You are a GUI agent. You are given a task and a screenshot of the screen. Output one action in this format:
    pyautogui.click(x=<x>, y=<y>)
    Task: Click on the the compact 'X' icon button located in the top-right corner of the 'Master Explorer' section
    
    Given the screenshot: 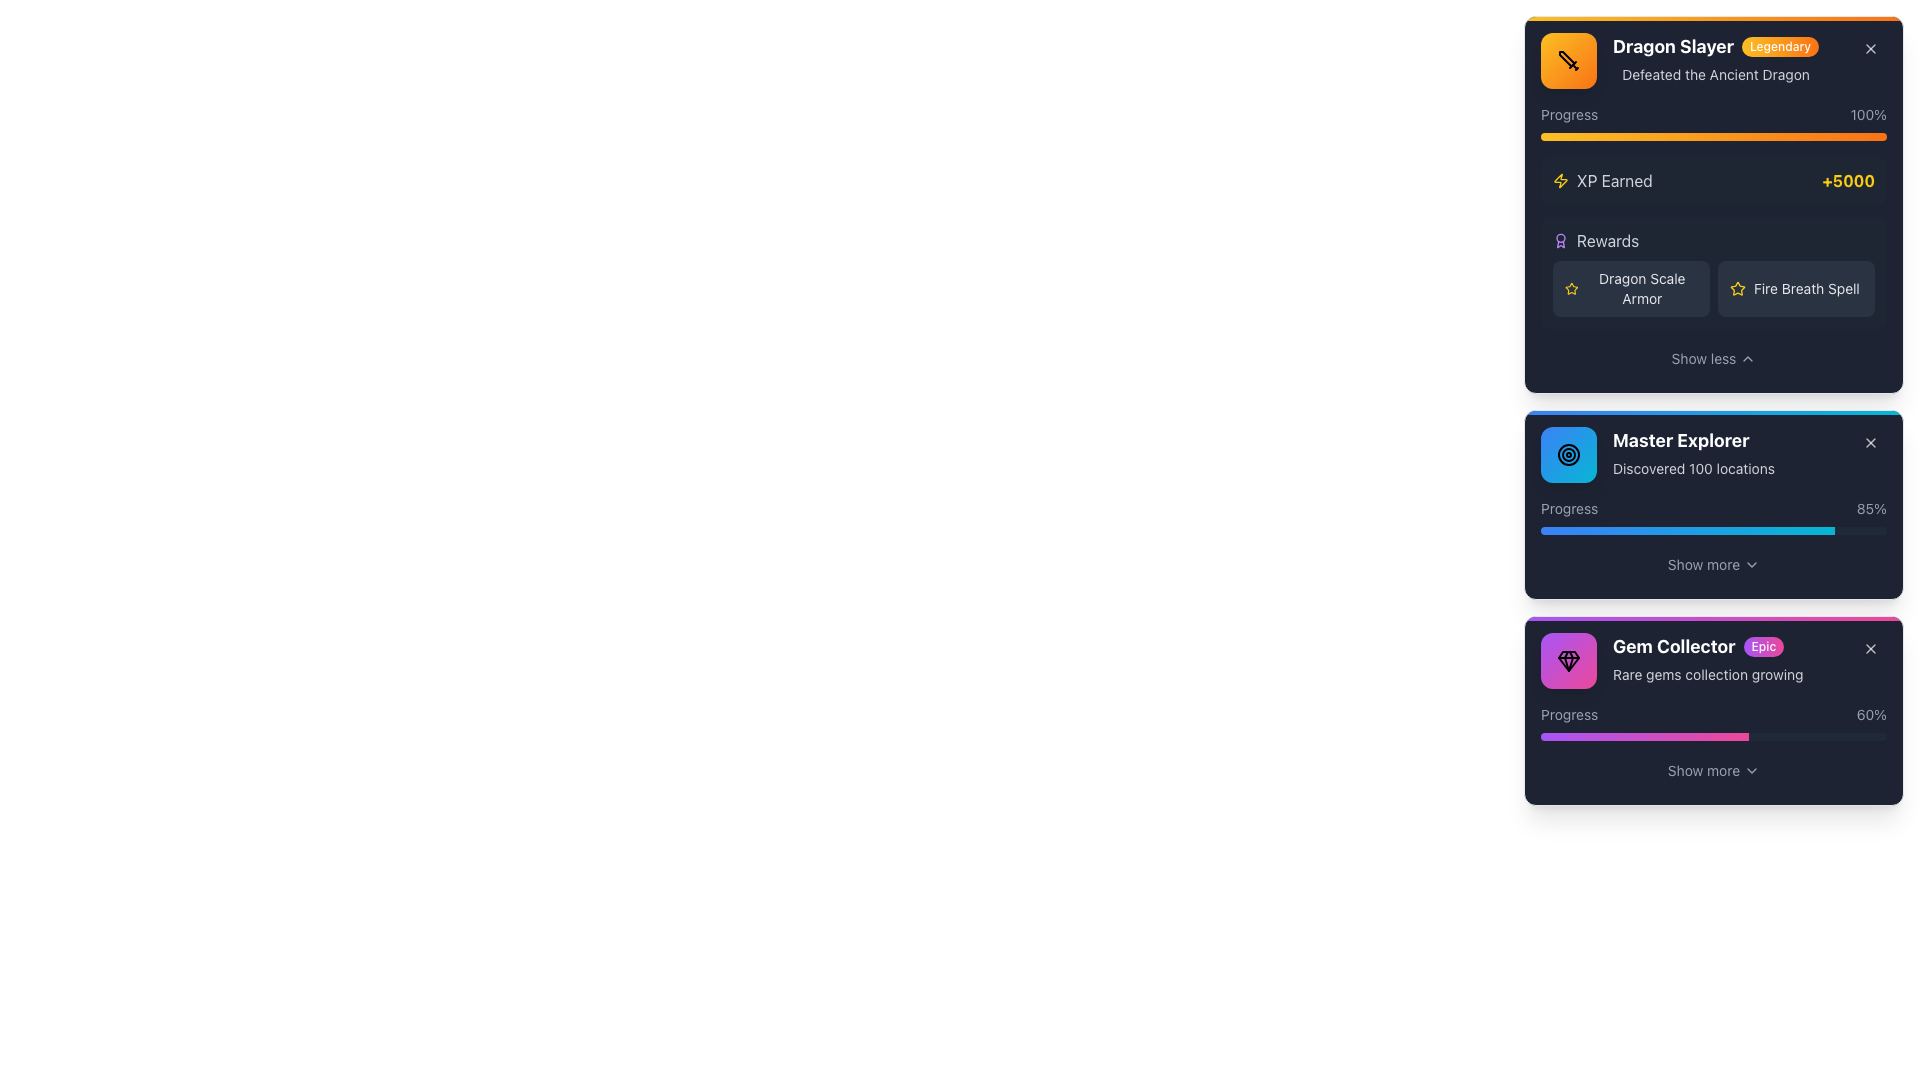 What is the action you would take?
    pyautogui.click(x=1870, y=442)
    